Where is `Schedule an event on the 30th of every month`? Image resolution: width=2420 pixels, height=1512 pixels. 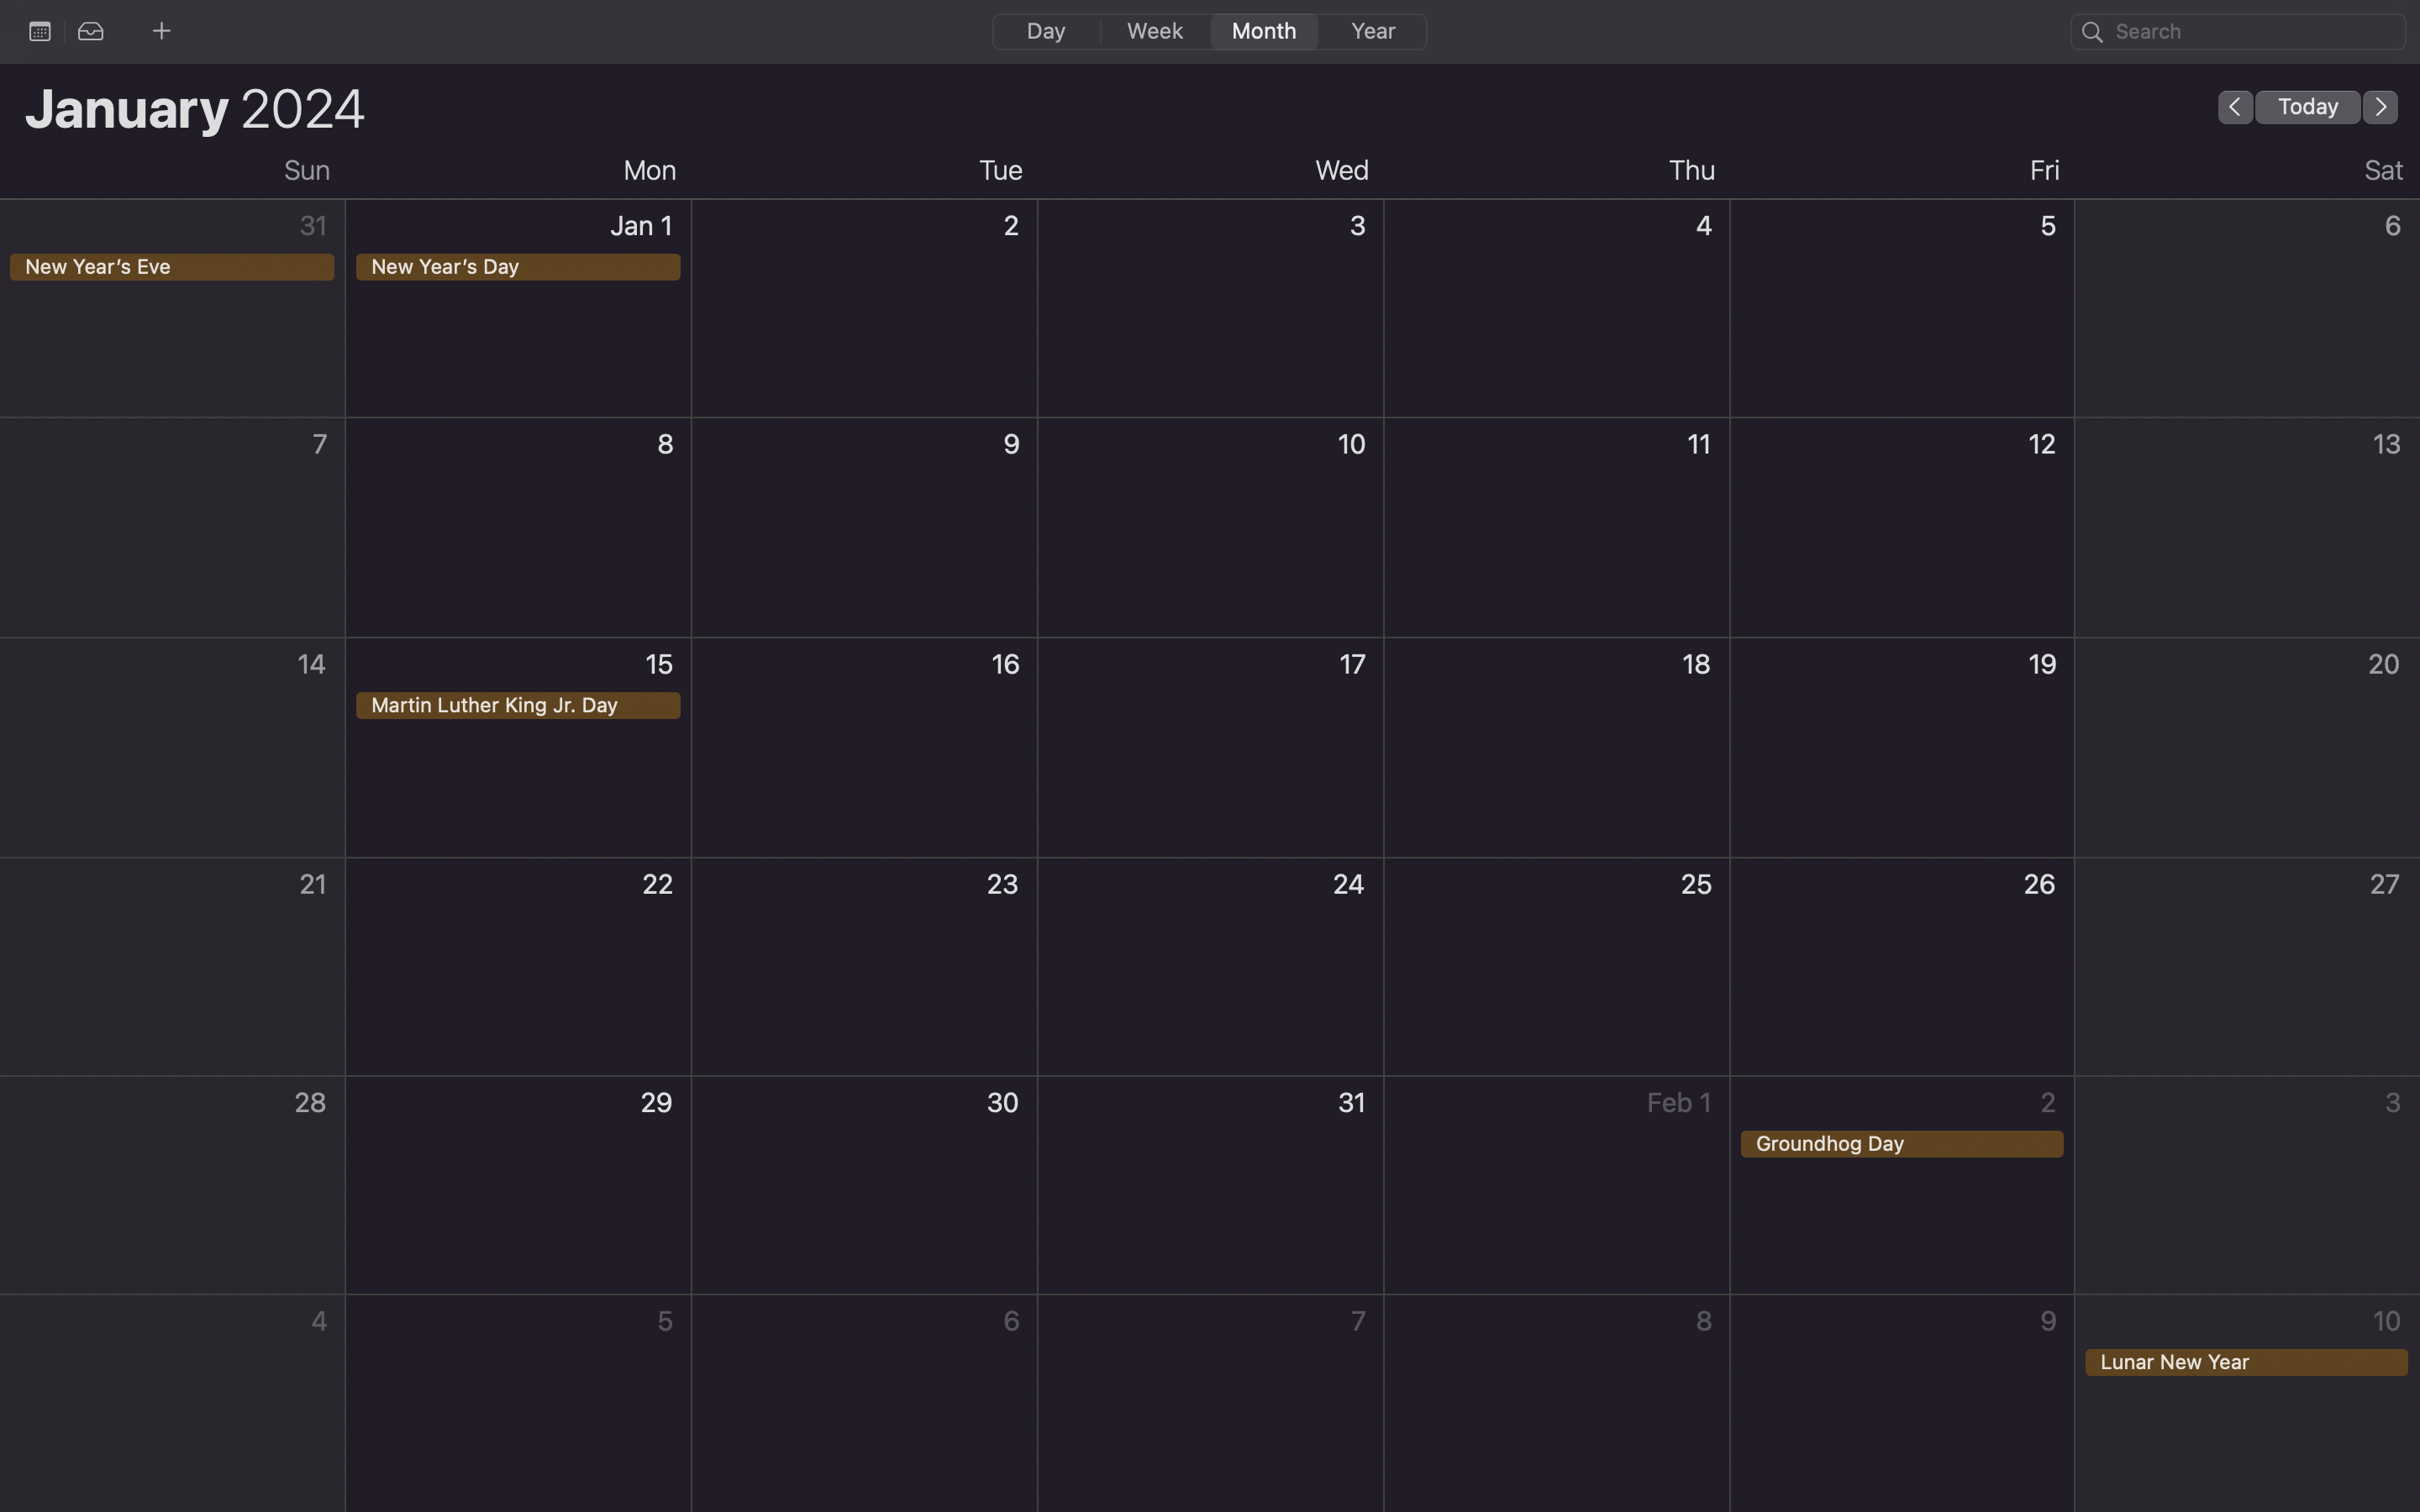 Schedule an event on the 30th of every month is located at coordinates (865, 1187).